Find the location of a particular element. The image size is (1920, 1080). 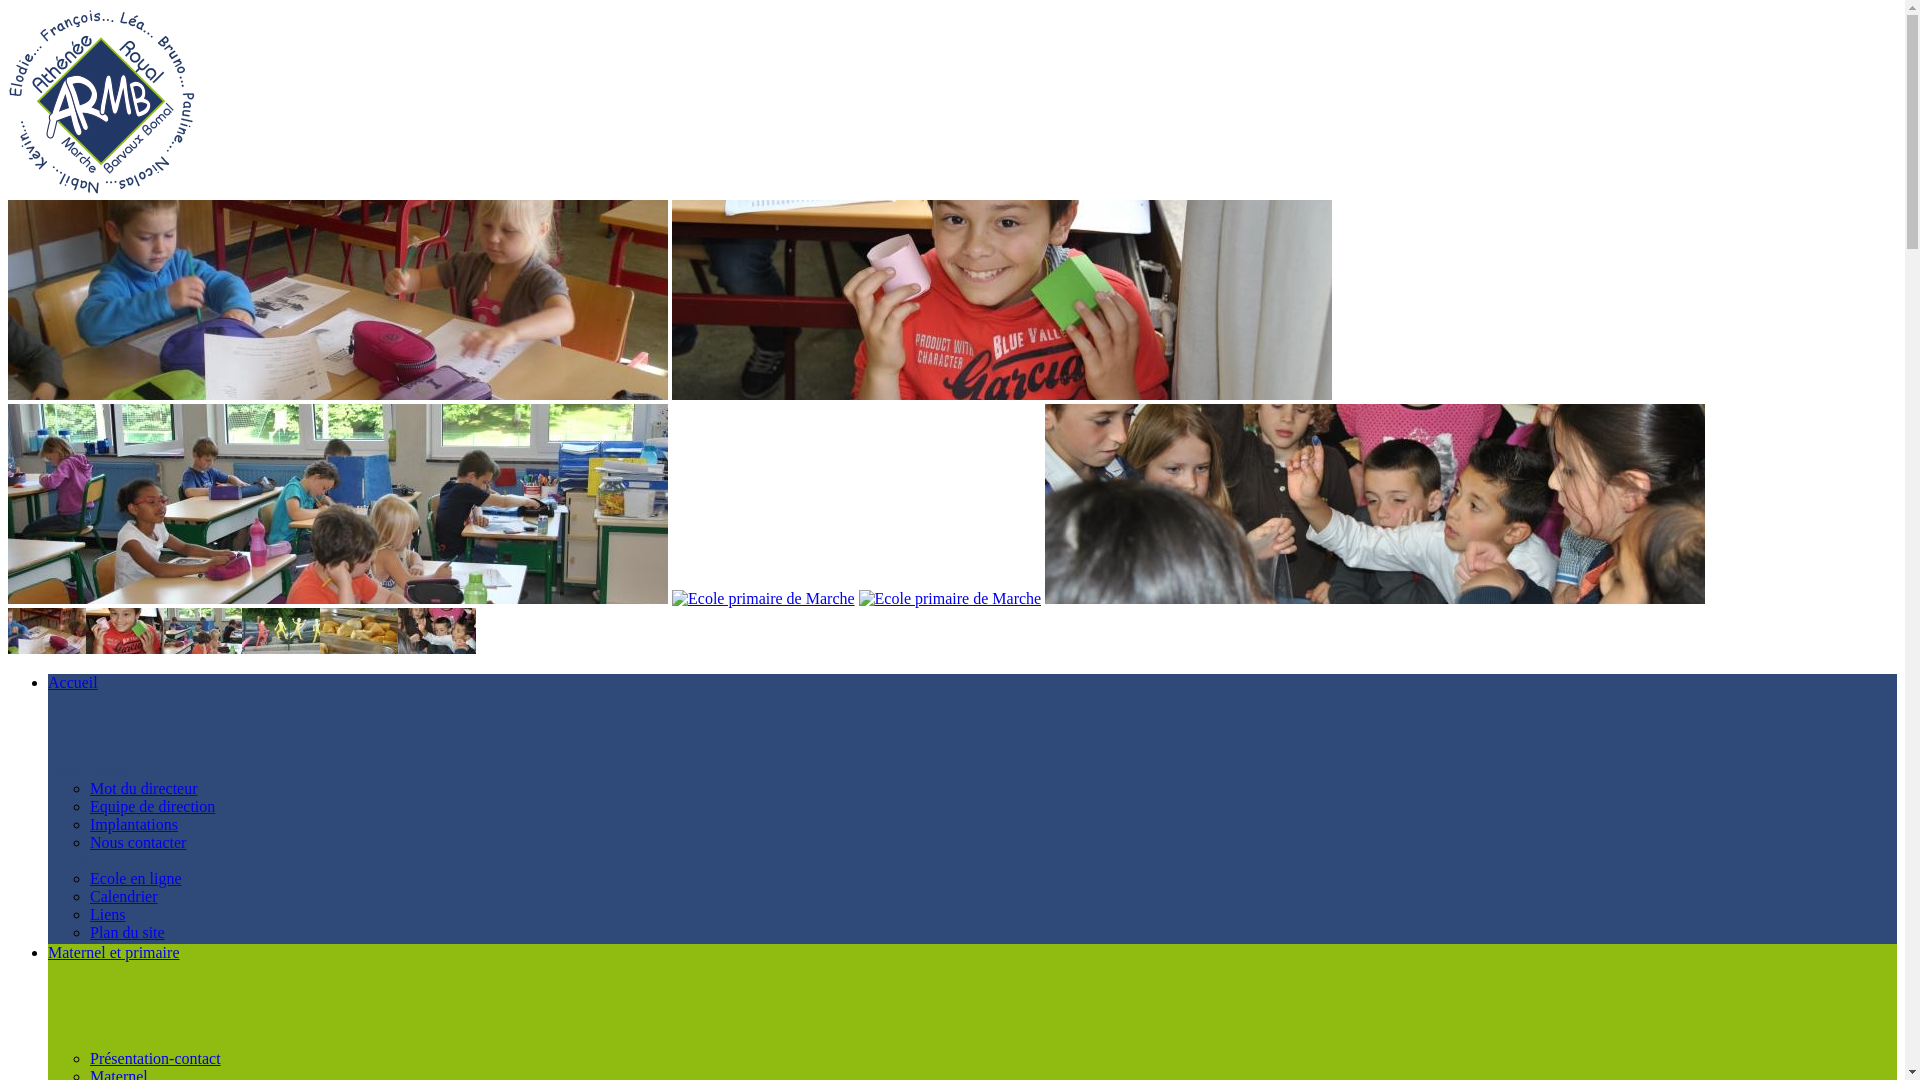

'Equipe de direction' is located at coordinates (151, 805).